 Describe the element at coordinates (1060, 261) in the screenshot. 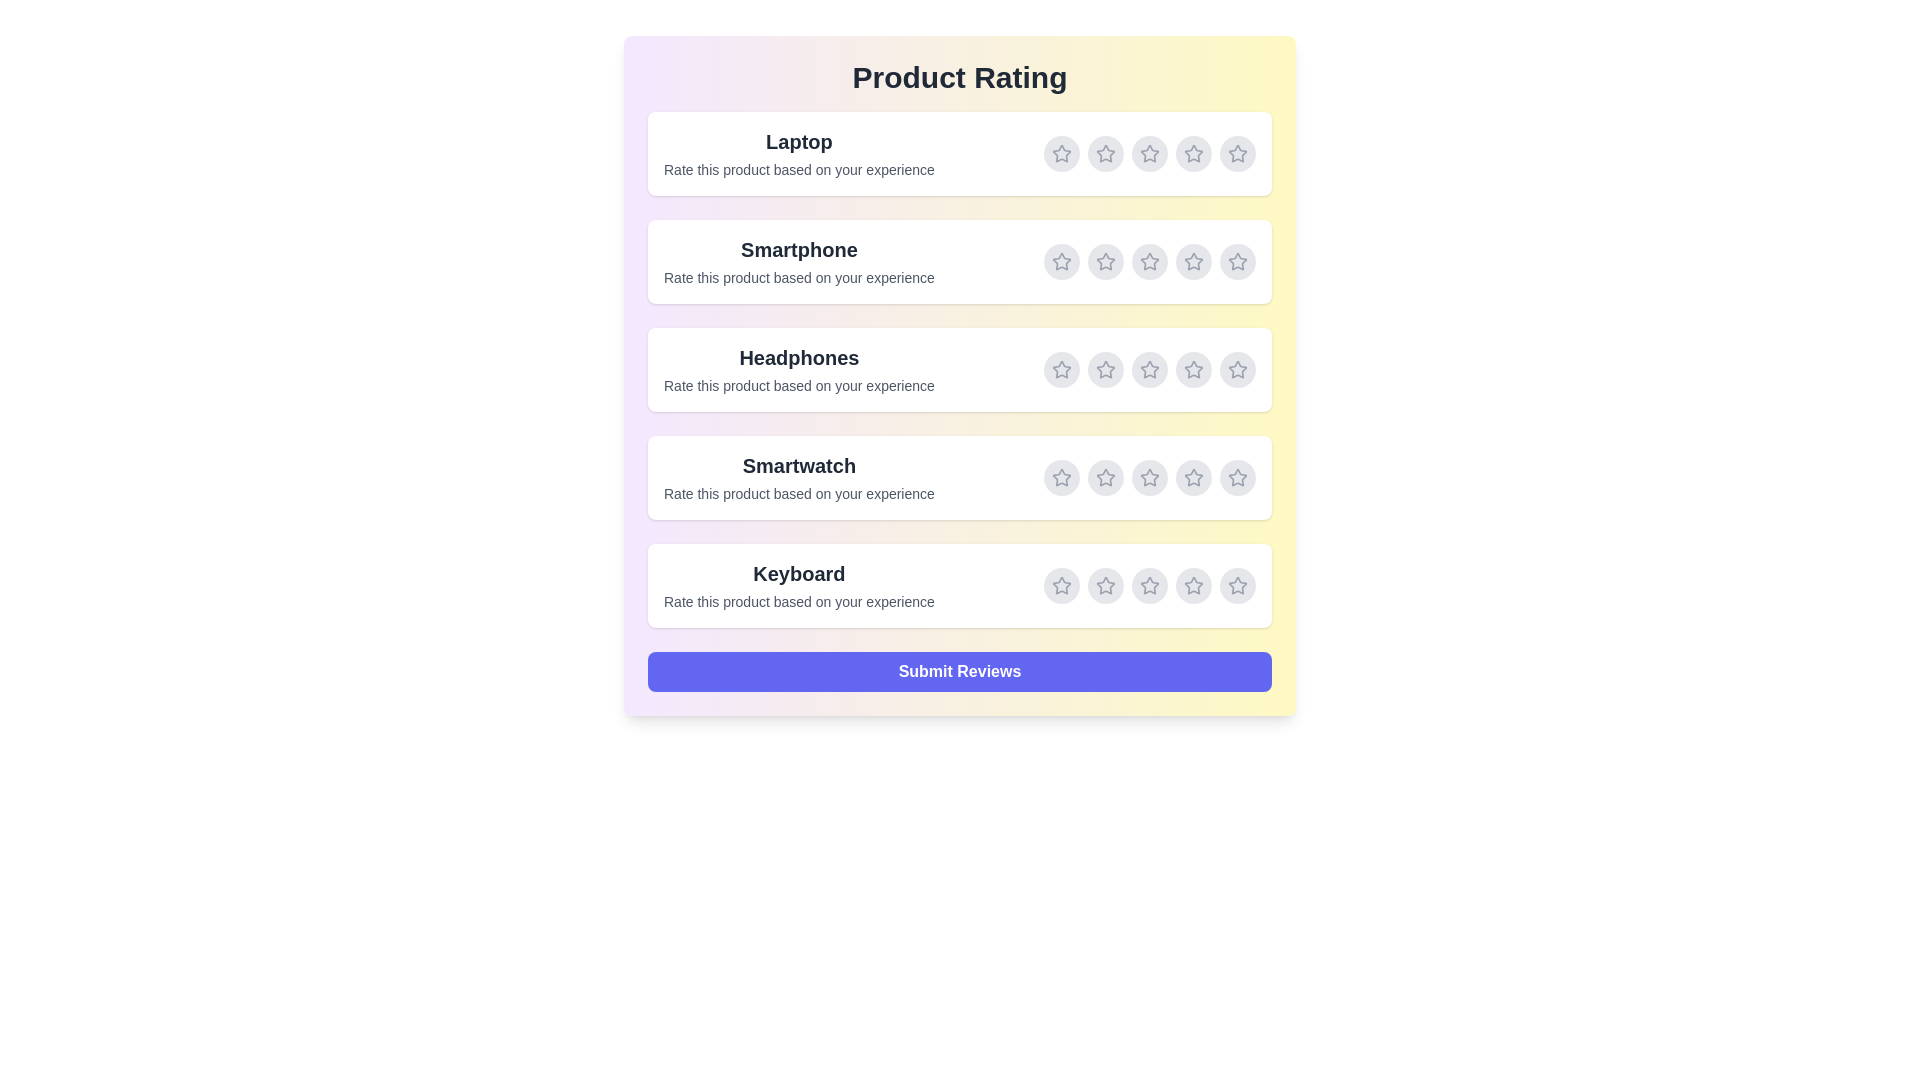

I see `the rating for Smartphone to 1 stars` at that location.